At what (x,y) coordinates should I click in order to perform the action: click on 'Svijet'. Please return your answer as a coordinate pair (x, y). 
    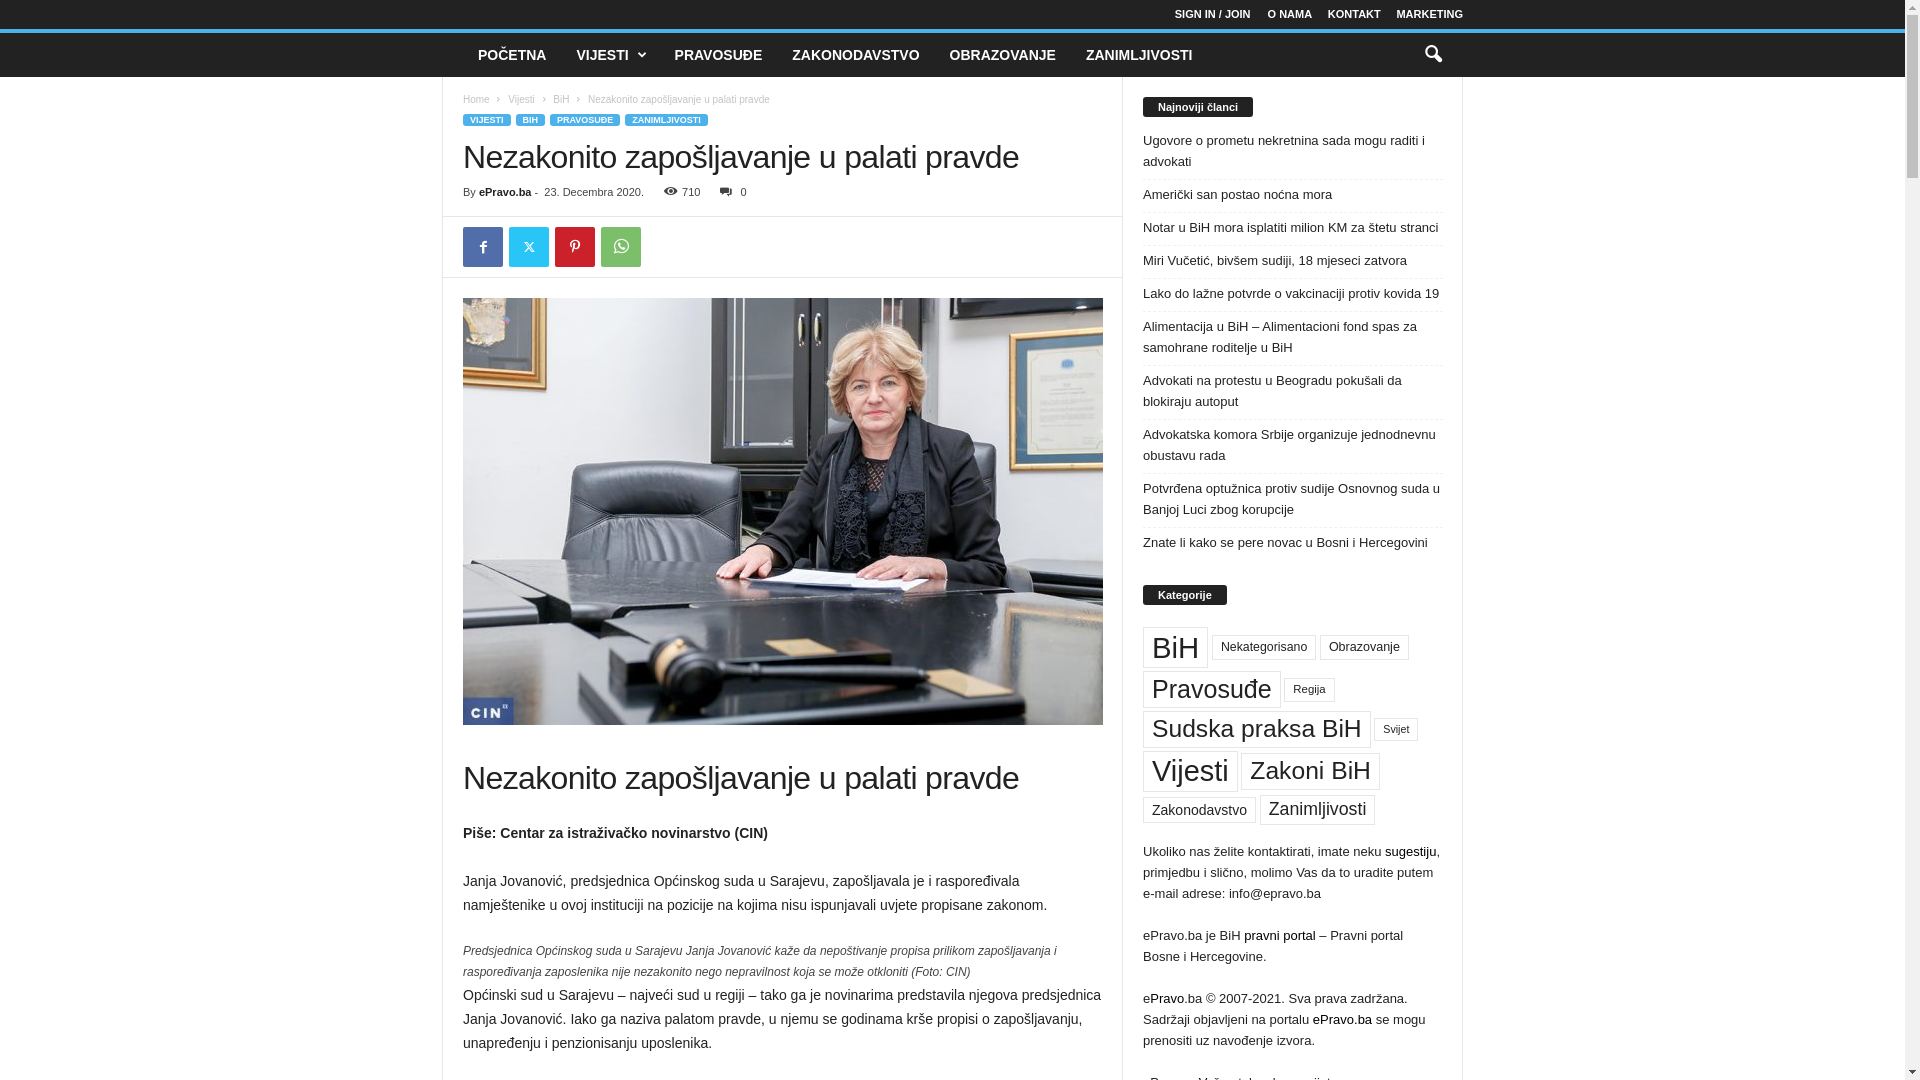
    Looking at the image, I should click on (1395, 729).